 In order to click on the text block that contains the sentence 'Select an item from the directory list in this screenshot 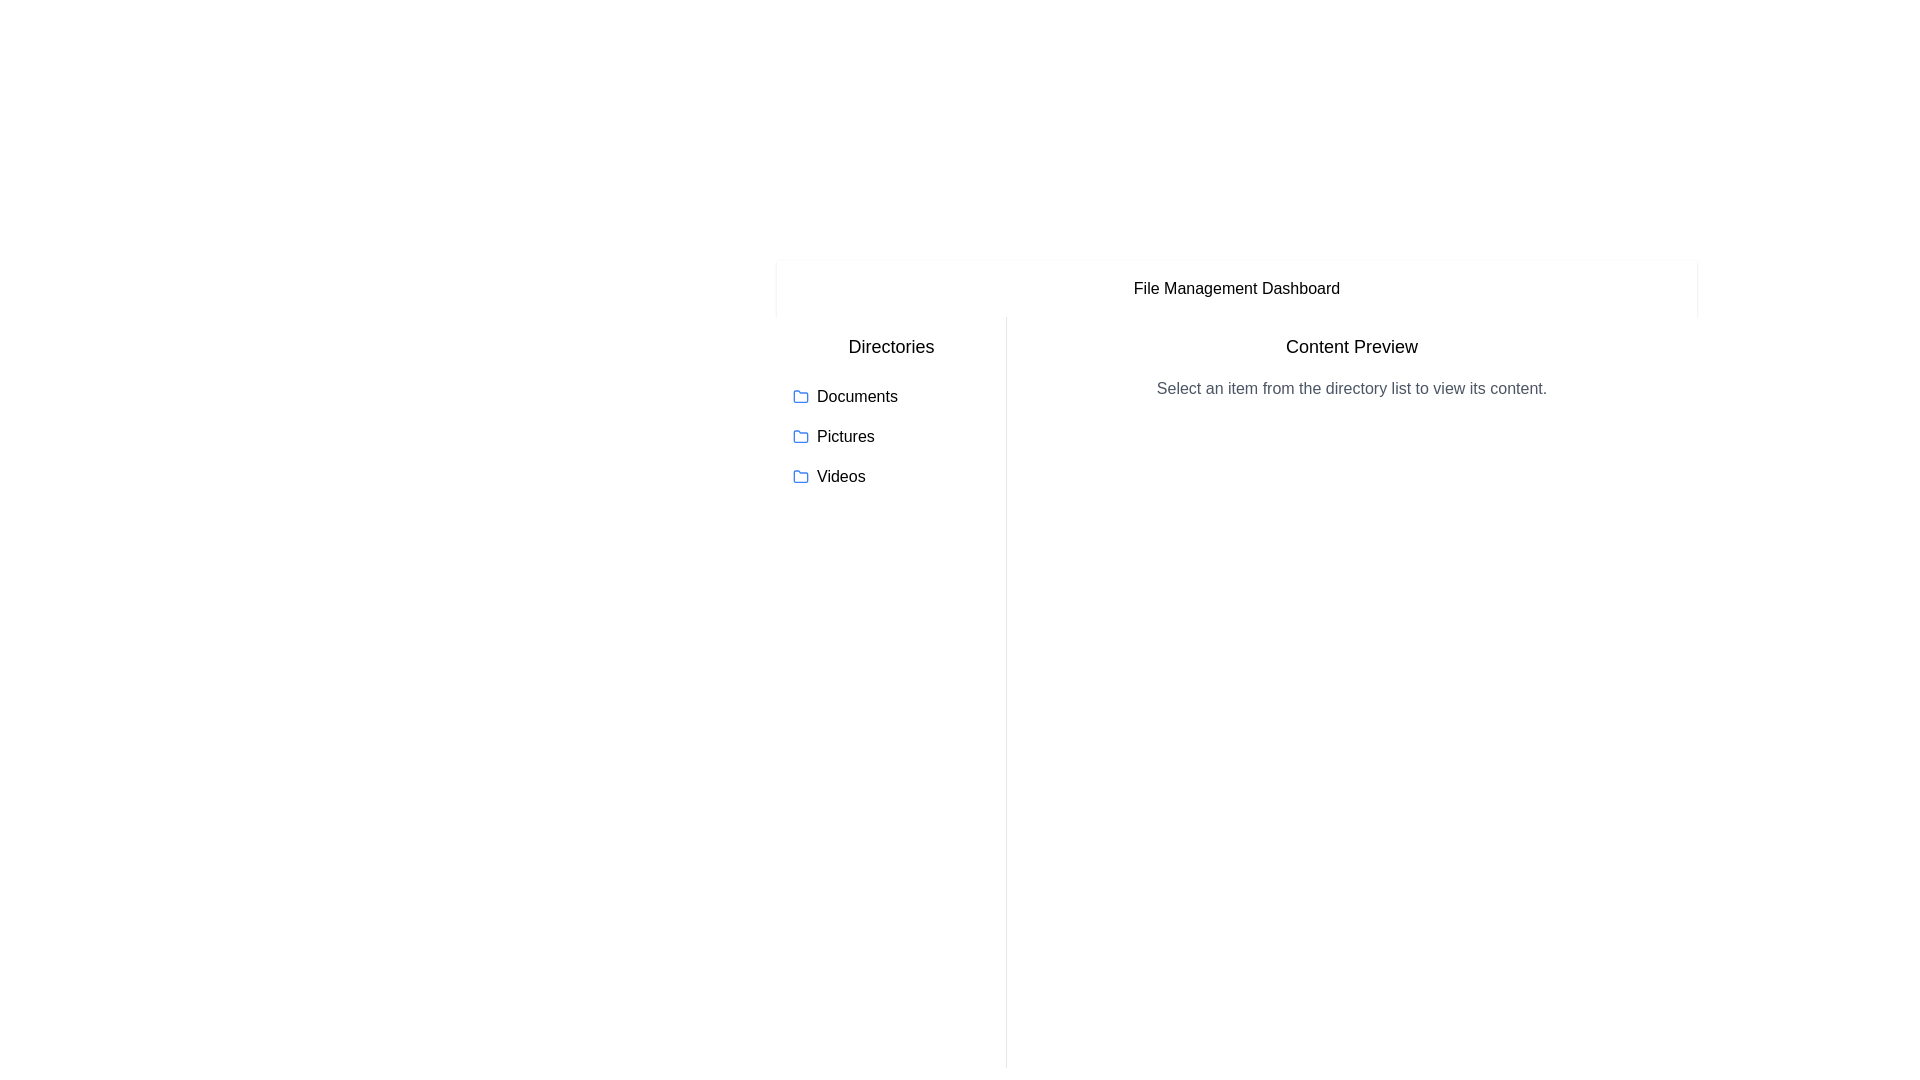, I will do `click(1352, 389)`.